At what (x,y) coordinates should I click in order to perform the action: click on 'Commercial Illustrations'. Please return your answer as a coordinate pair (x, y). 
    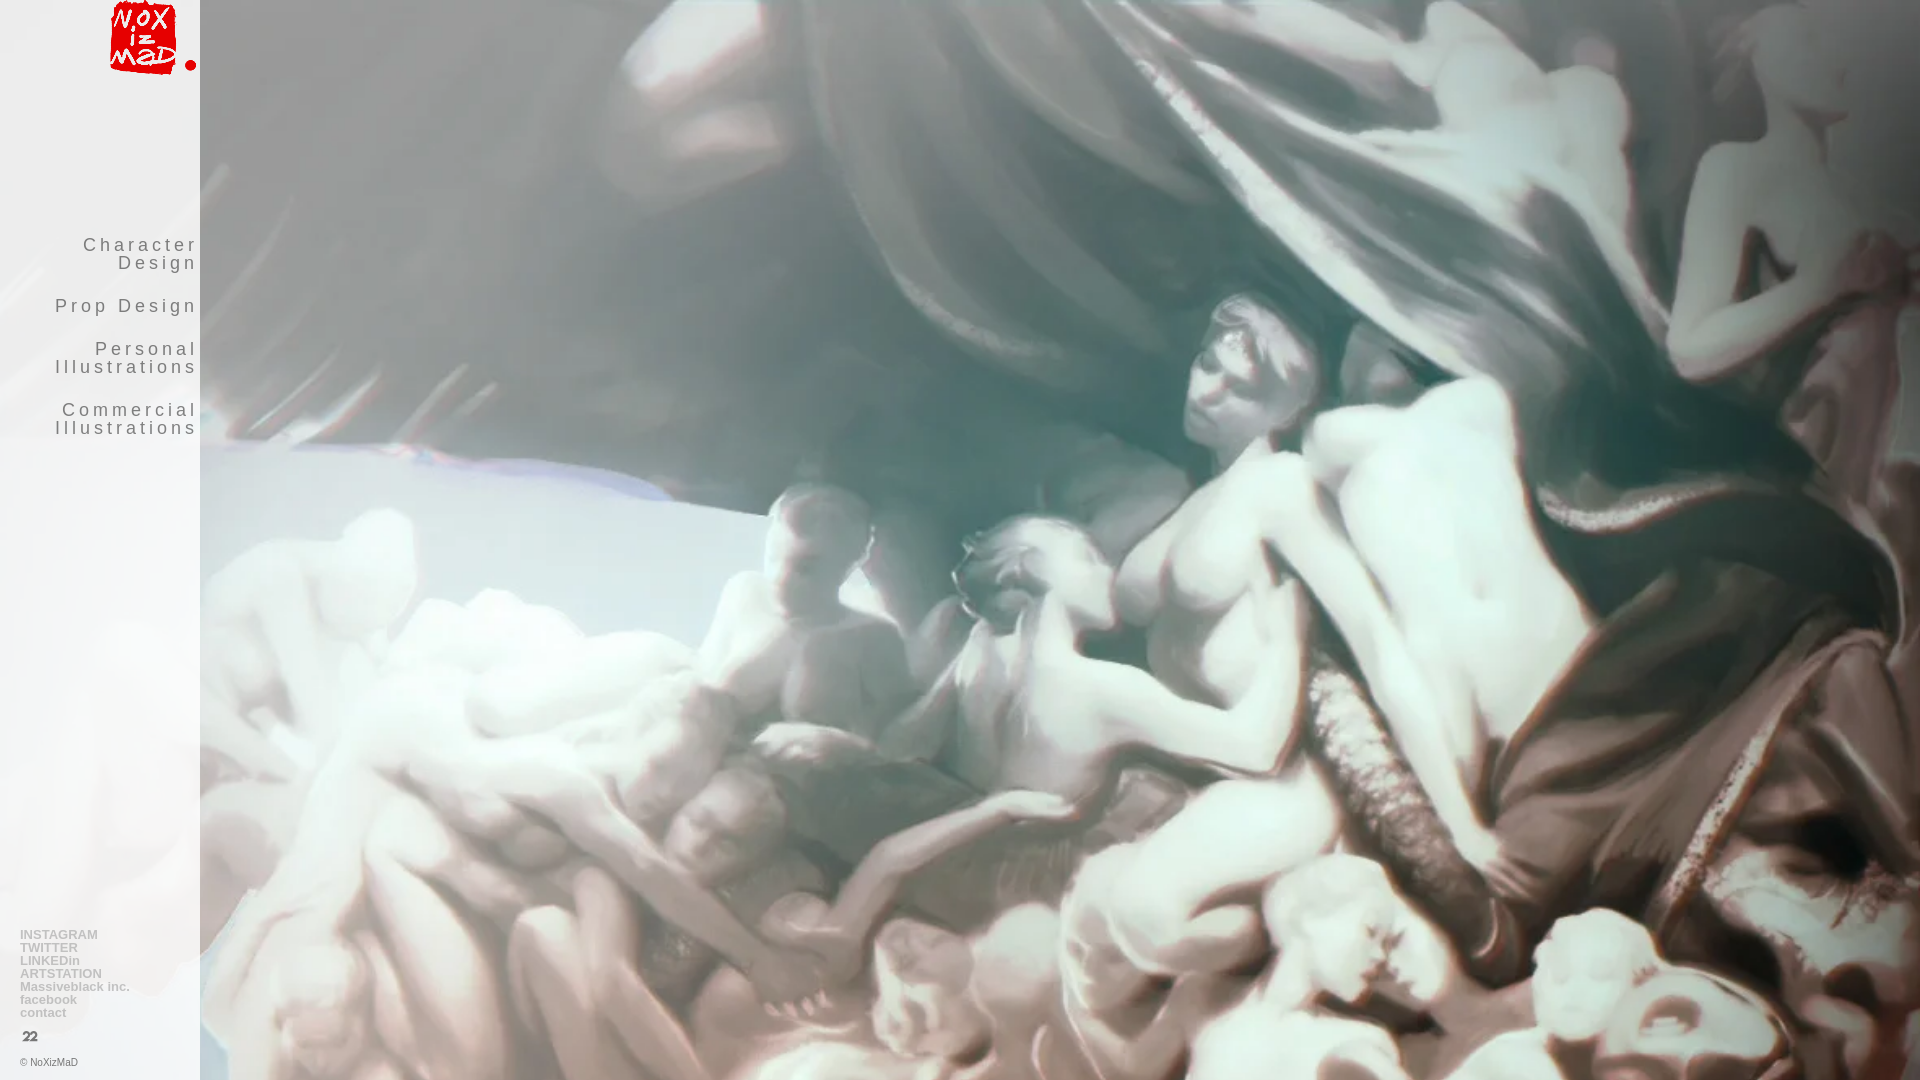
    Looking at the image, I should click on (99, 418).